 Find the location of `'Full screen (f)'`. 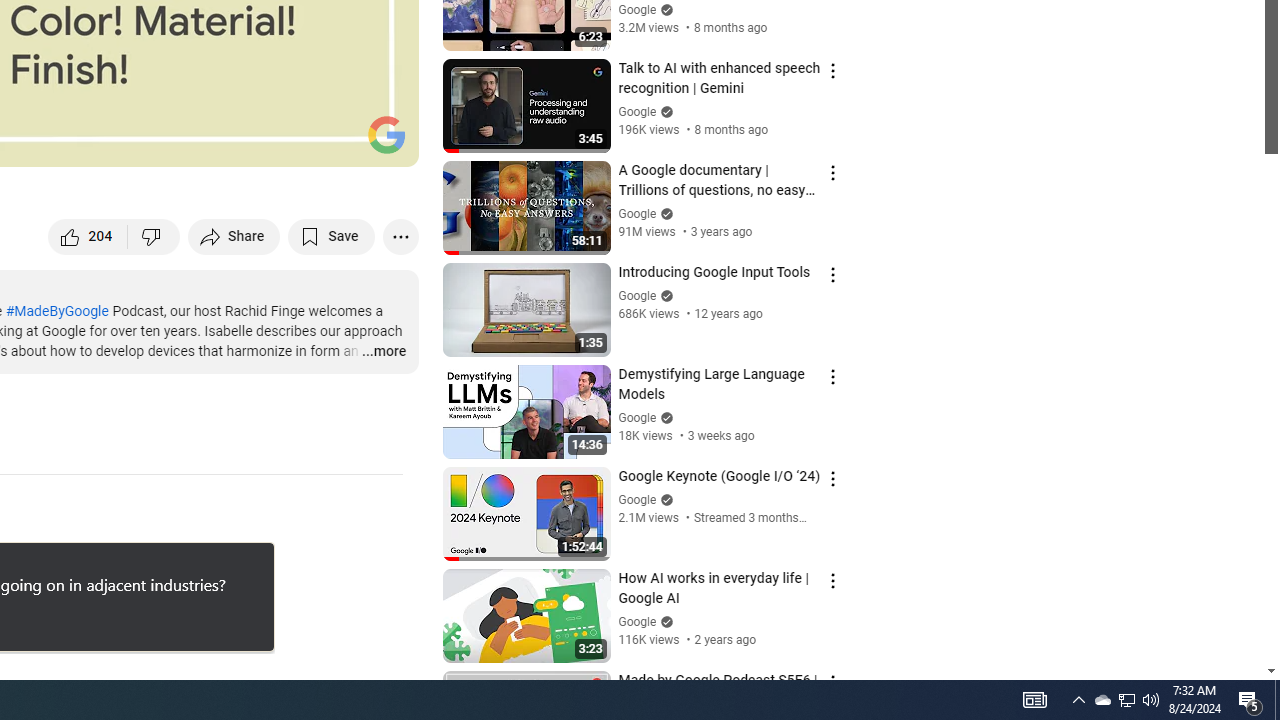

'Full screen (f)' is located at coordinates (382, 141).